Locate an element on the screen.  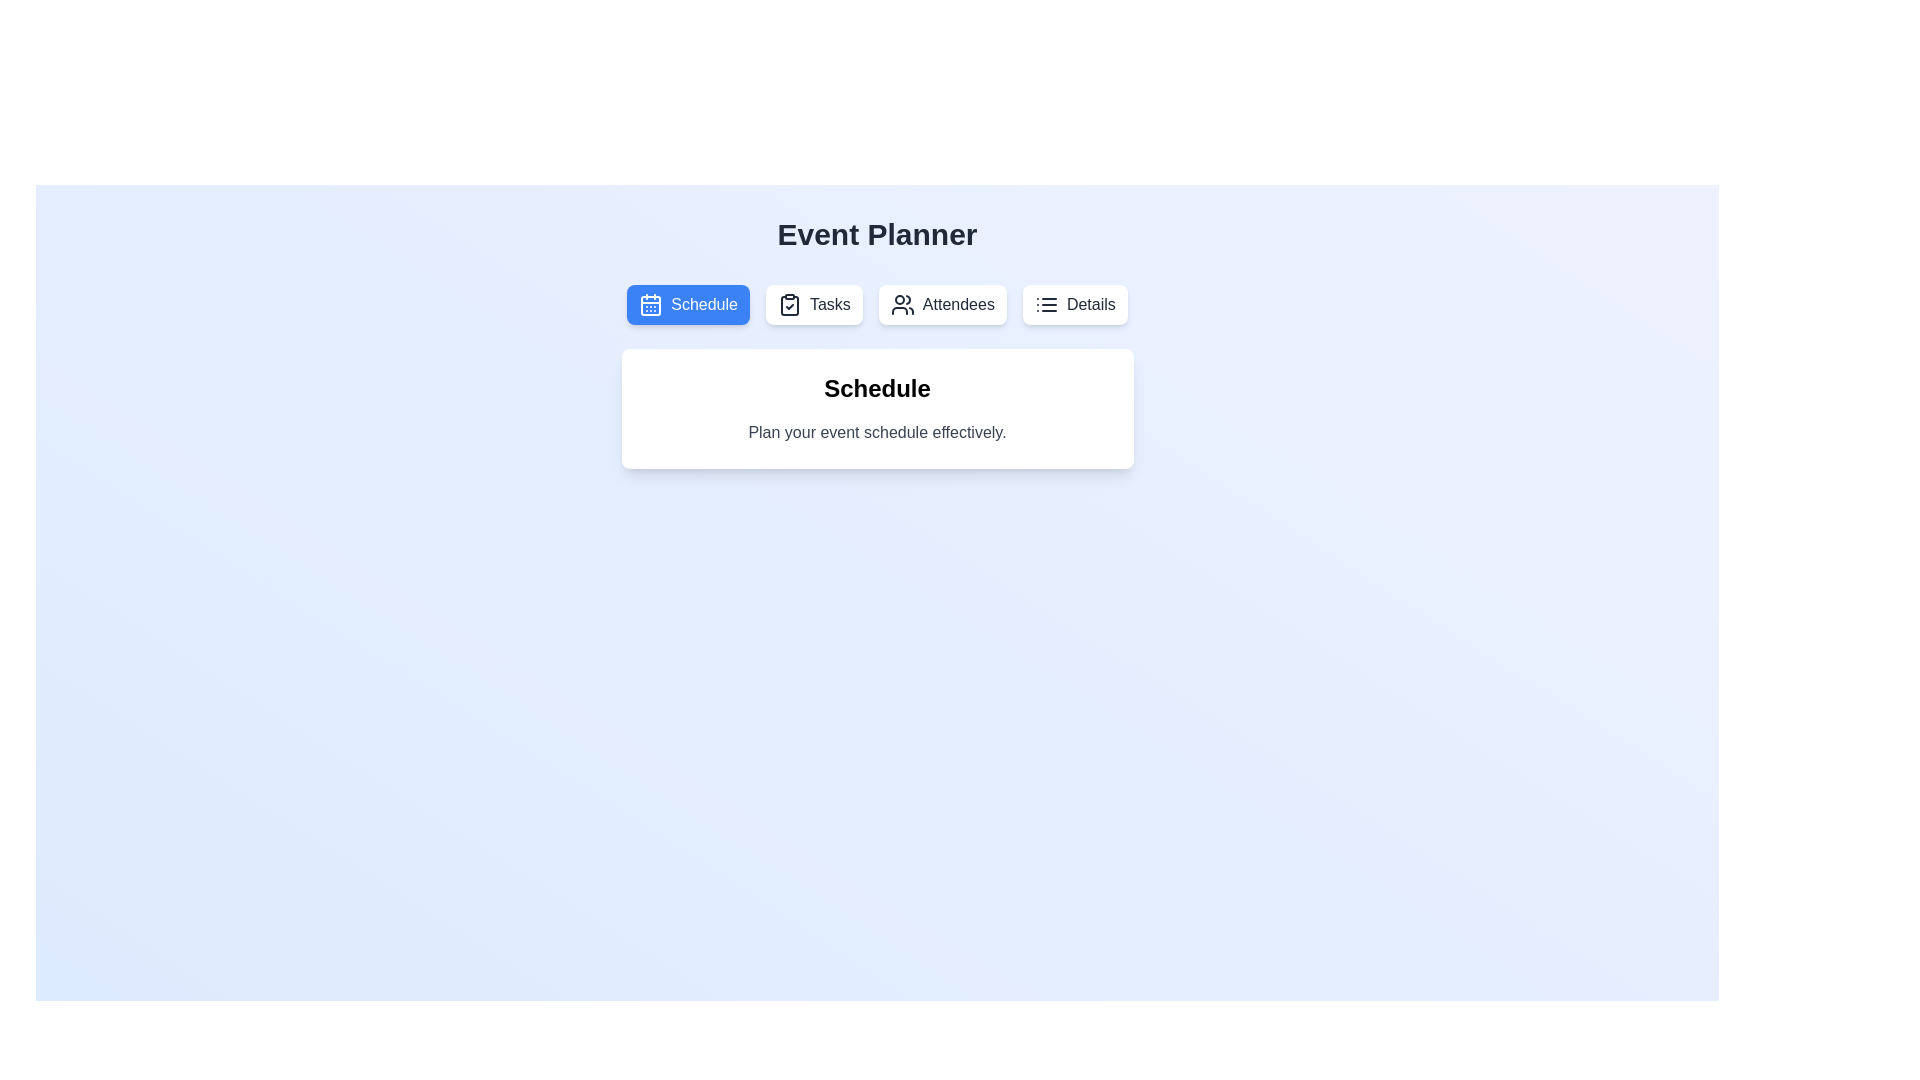
the tab button labeled 'Schedule' to switch to the respective tab is located at coordinates (688, 304).